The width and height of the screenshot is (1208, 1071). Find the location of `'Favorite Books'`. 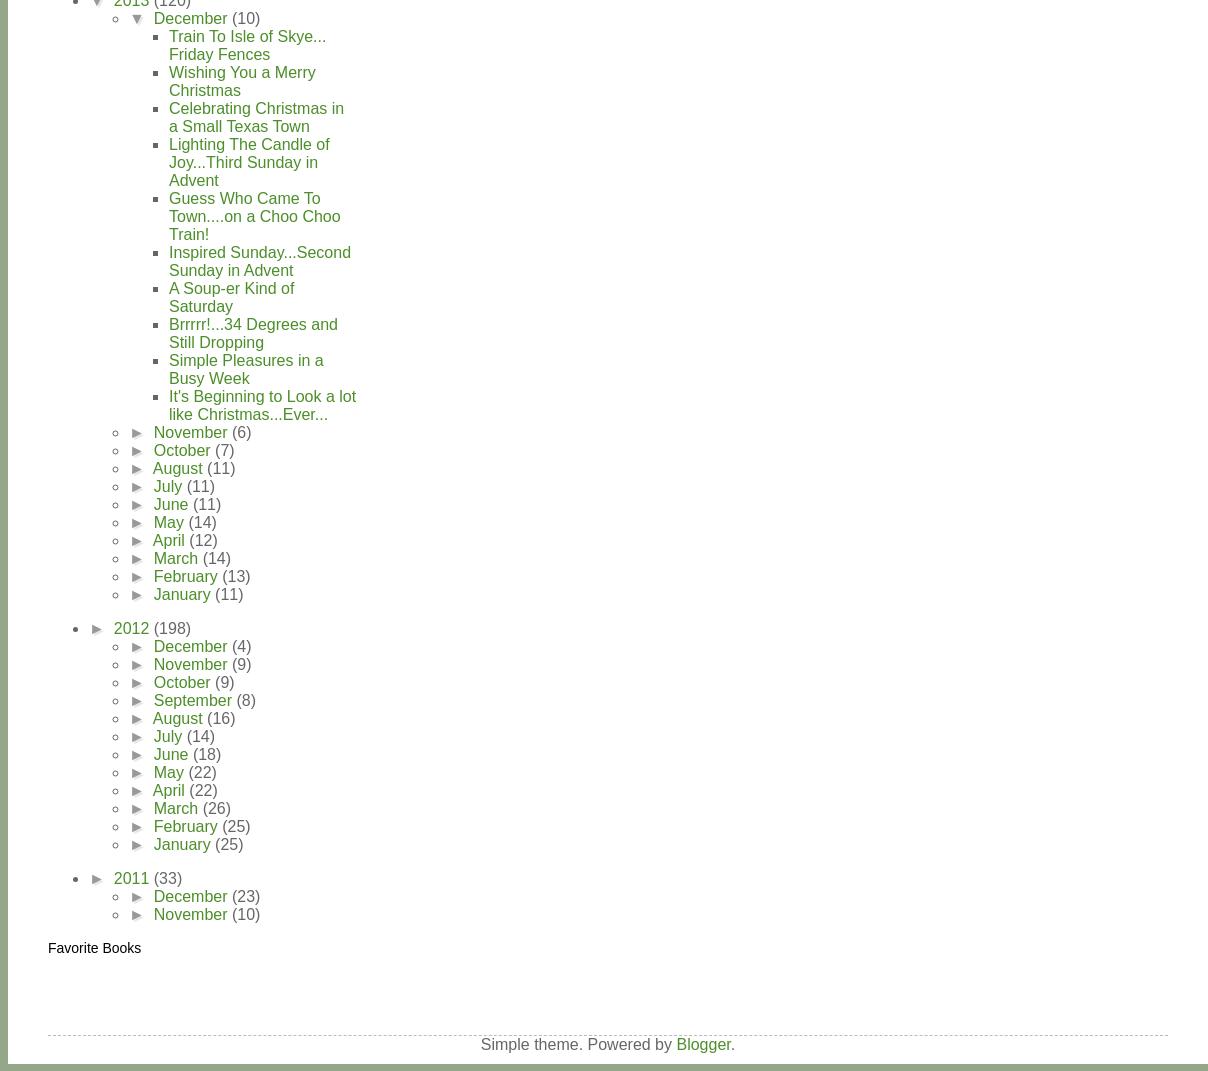

'Favorite Books' is located at coordinates (93, 945).